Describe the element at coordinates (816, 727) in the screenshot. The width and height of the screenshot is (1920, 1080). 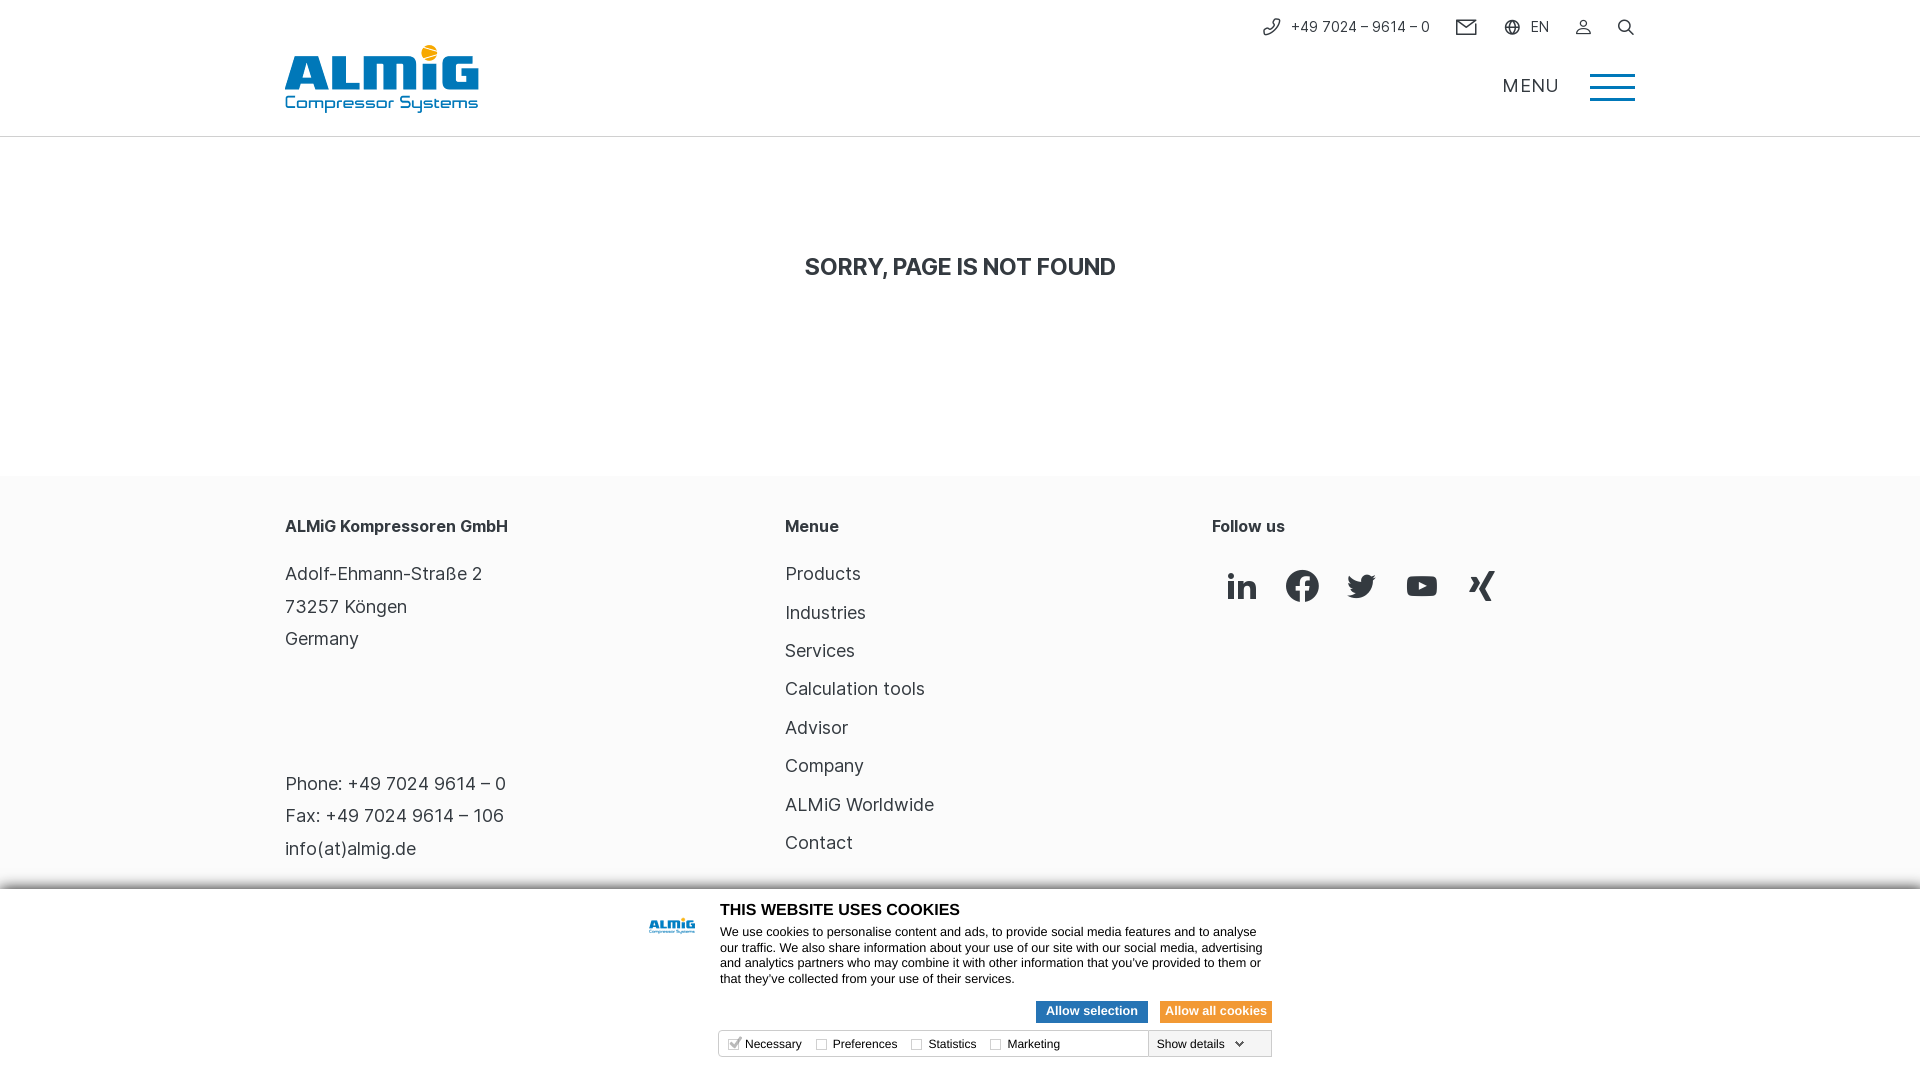
I see `'Advisor'` at that location.